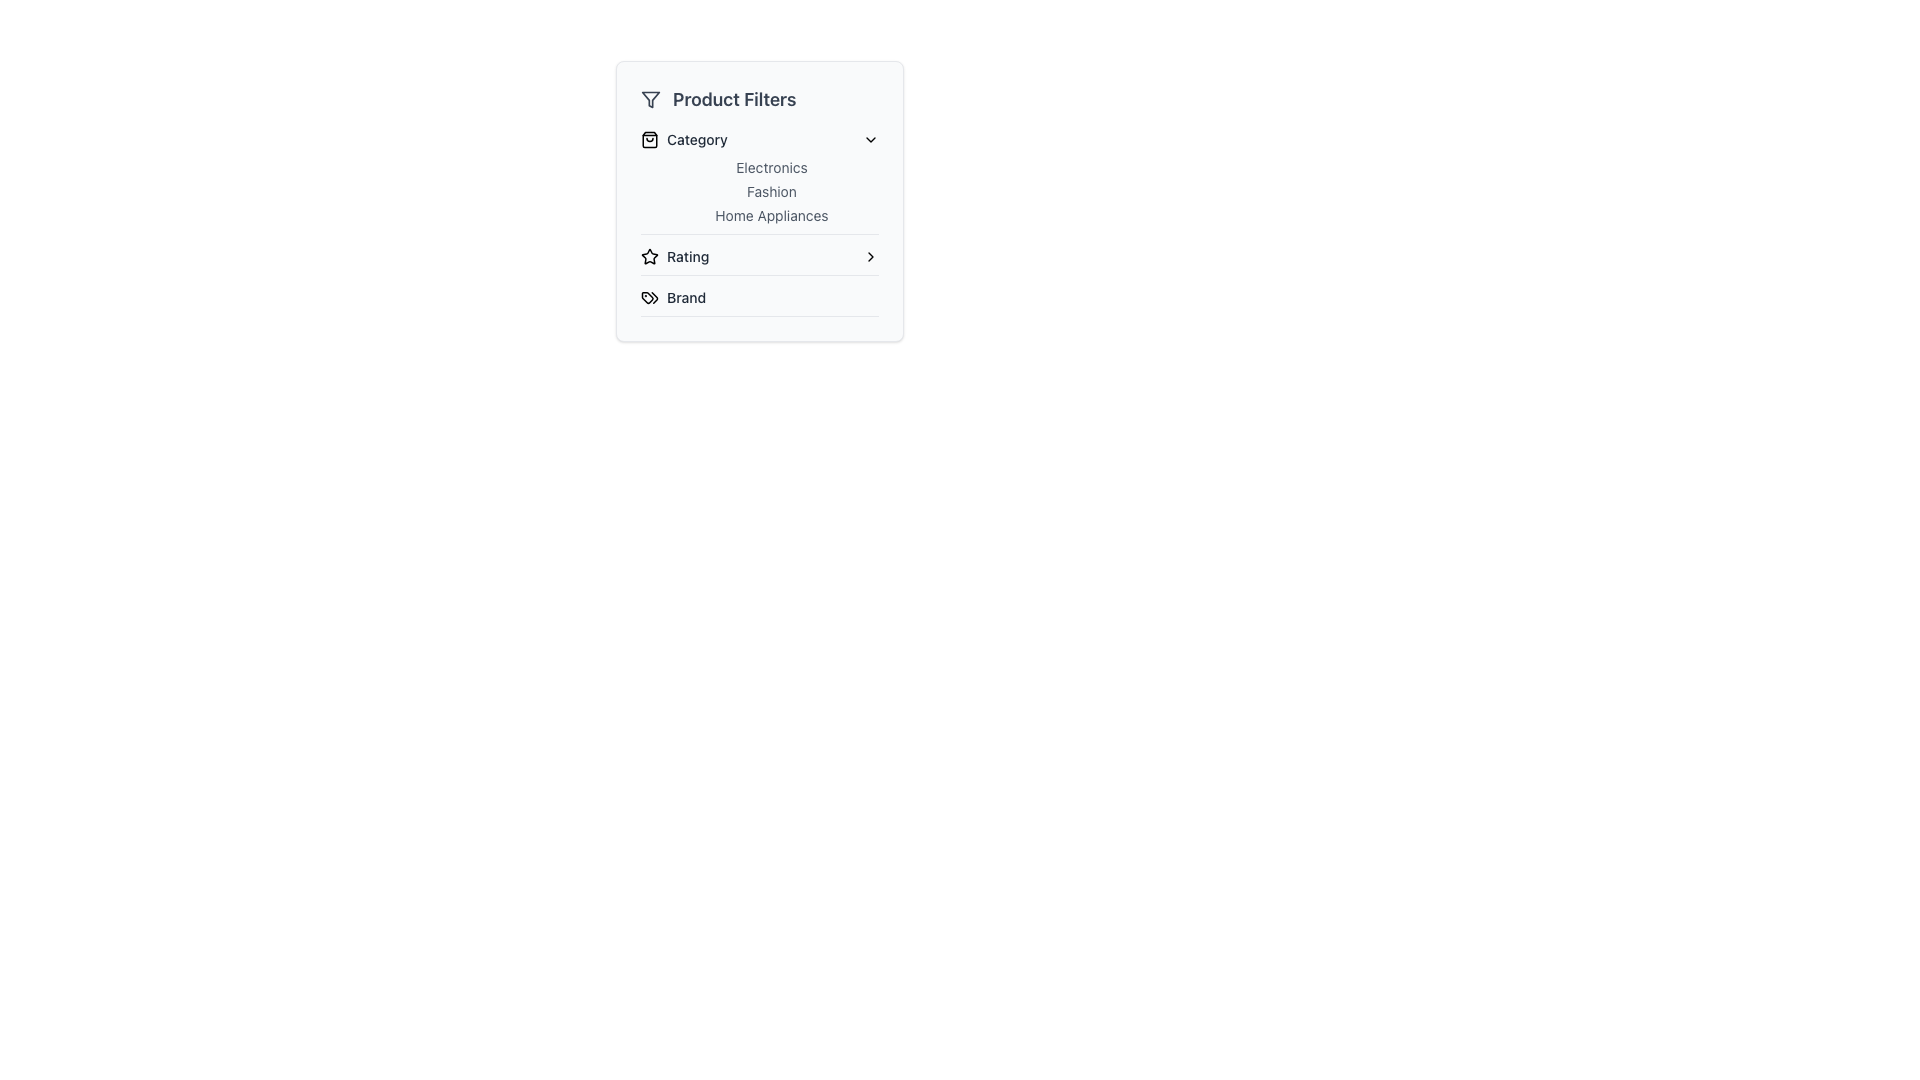  Describe the element at coordinates (758, 223) in the screenshot. I see `the 'Category' filter in the vertical list of filter options within the 'Product Filters' panel` at that location.